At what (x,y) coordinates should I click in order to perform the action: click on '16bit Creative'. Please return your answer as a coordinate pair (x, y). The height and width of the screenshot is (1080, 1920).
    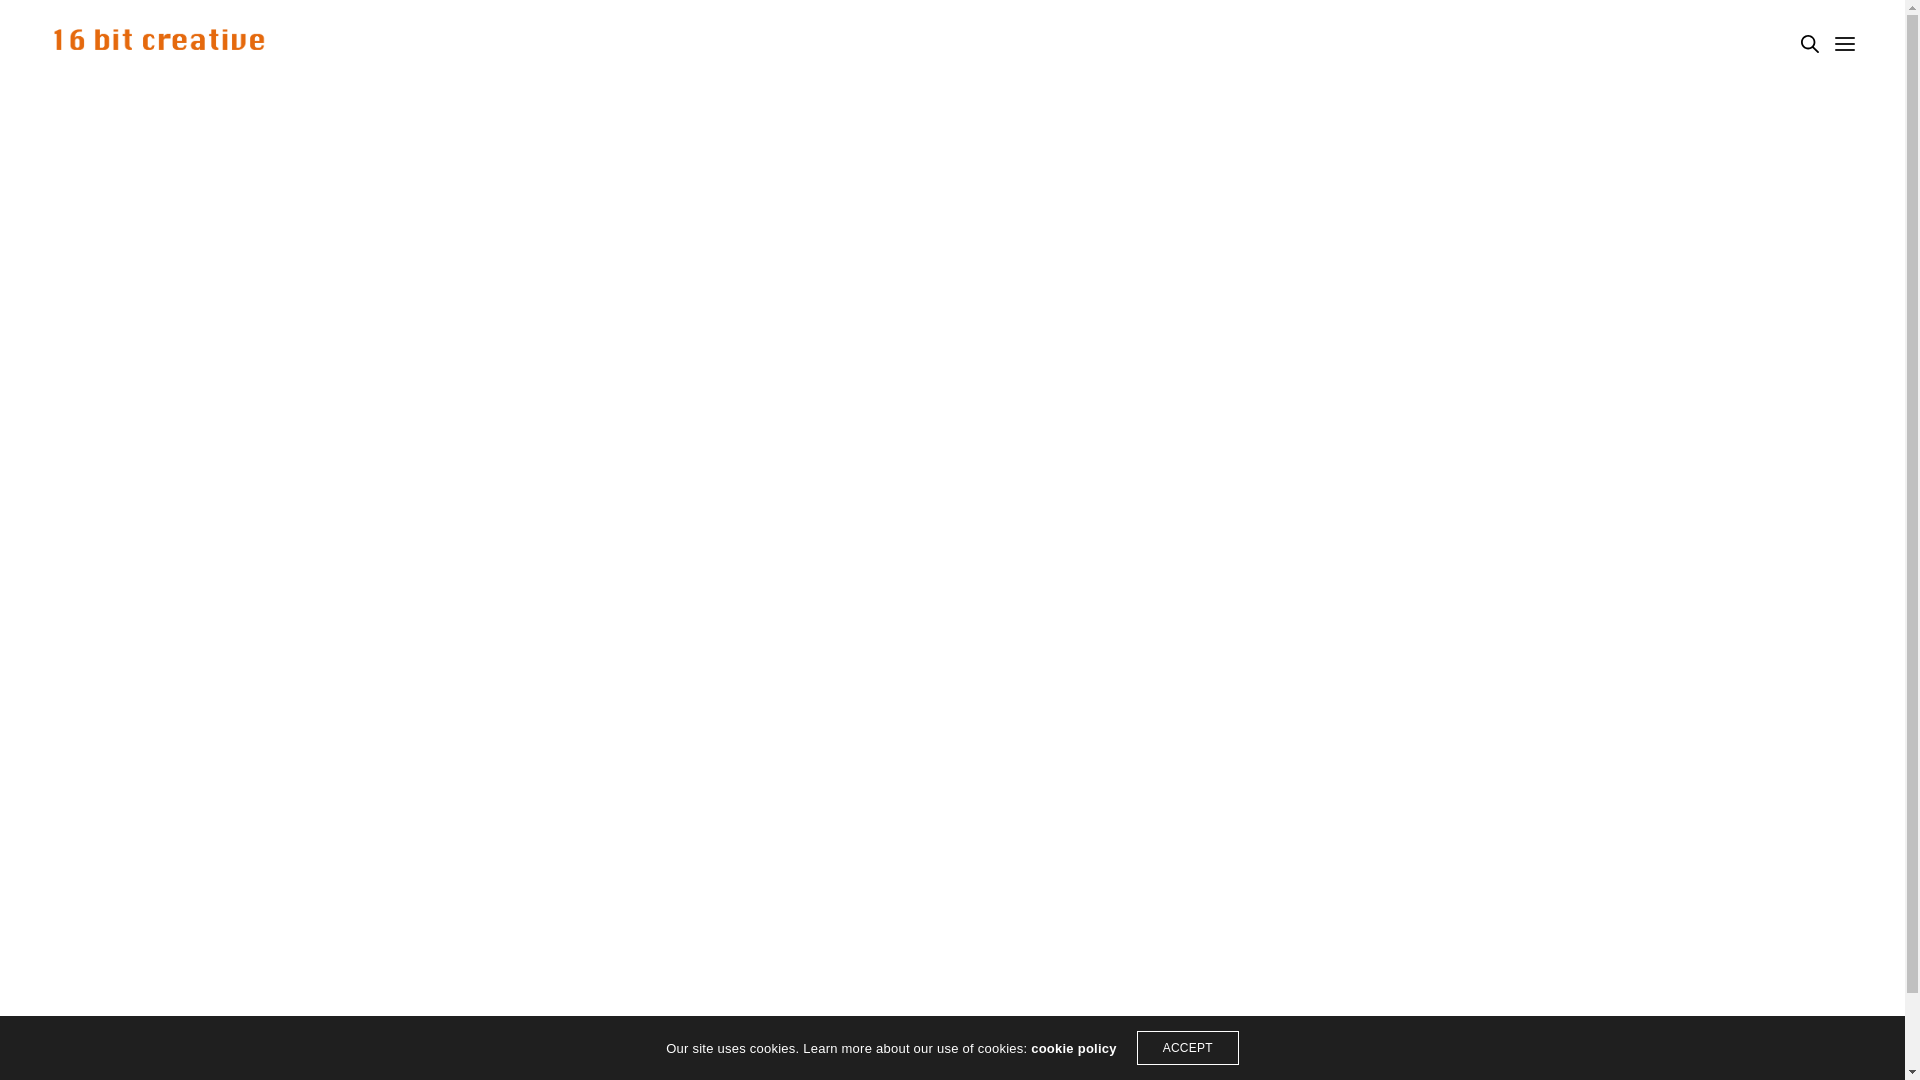
    Looking at the image, I should click on (157, 43).